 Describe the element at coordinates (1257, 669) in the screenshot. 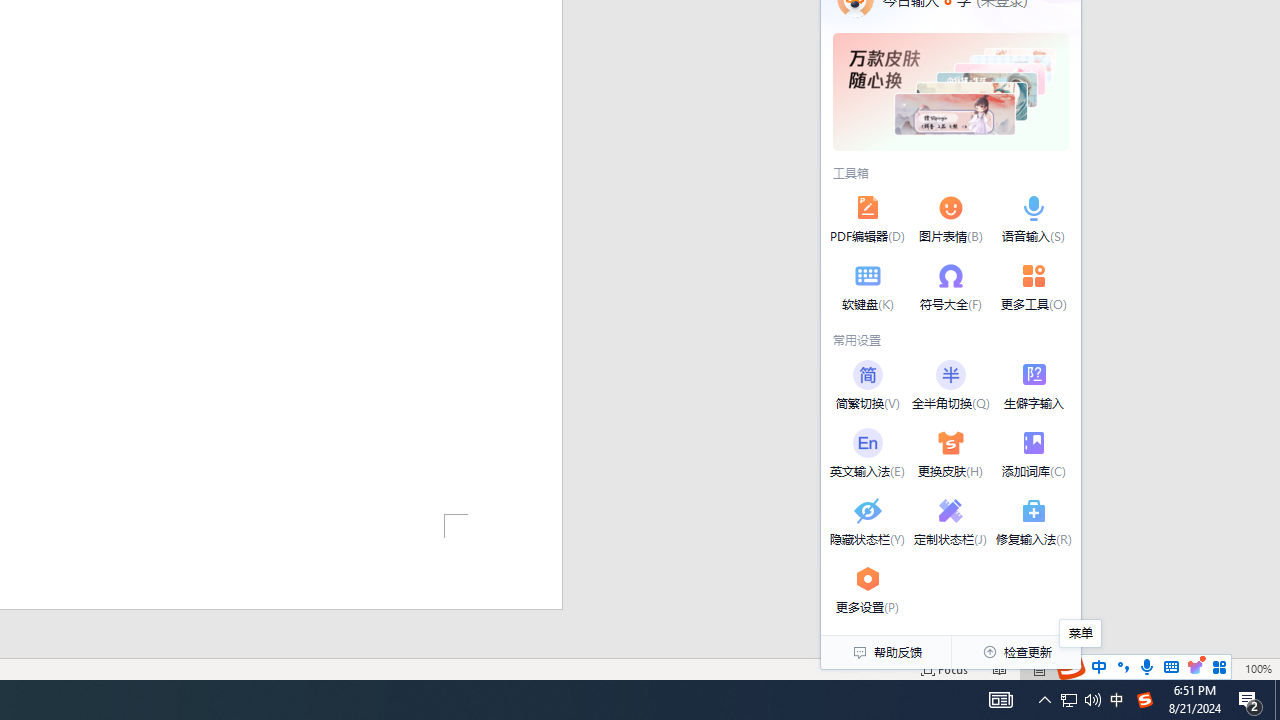

I see `'Zoom 100%'` at that location.